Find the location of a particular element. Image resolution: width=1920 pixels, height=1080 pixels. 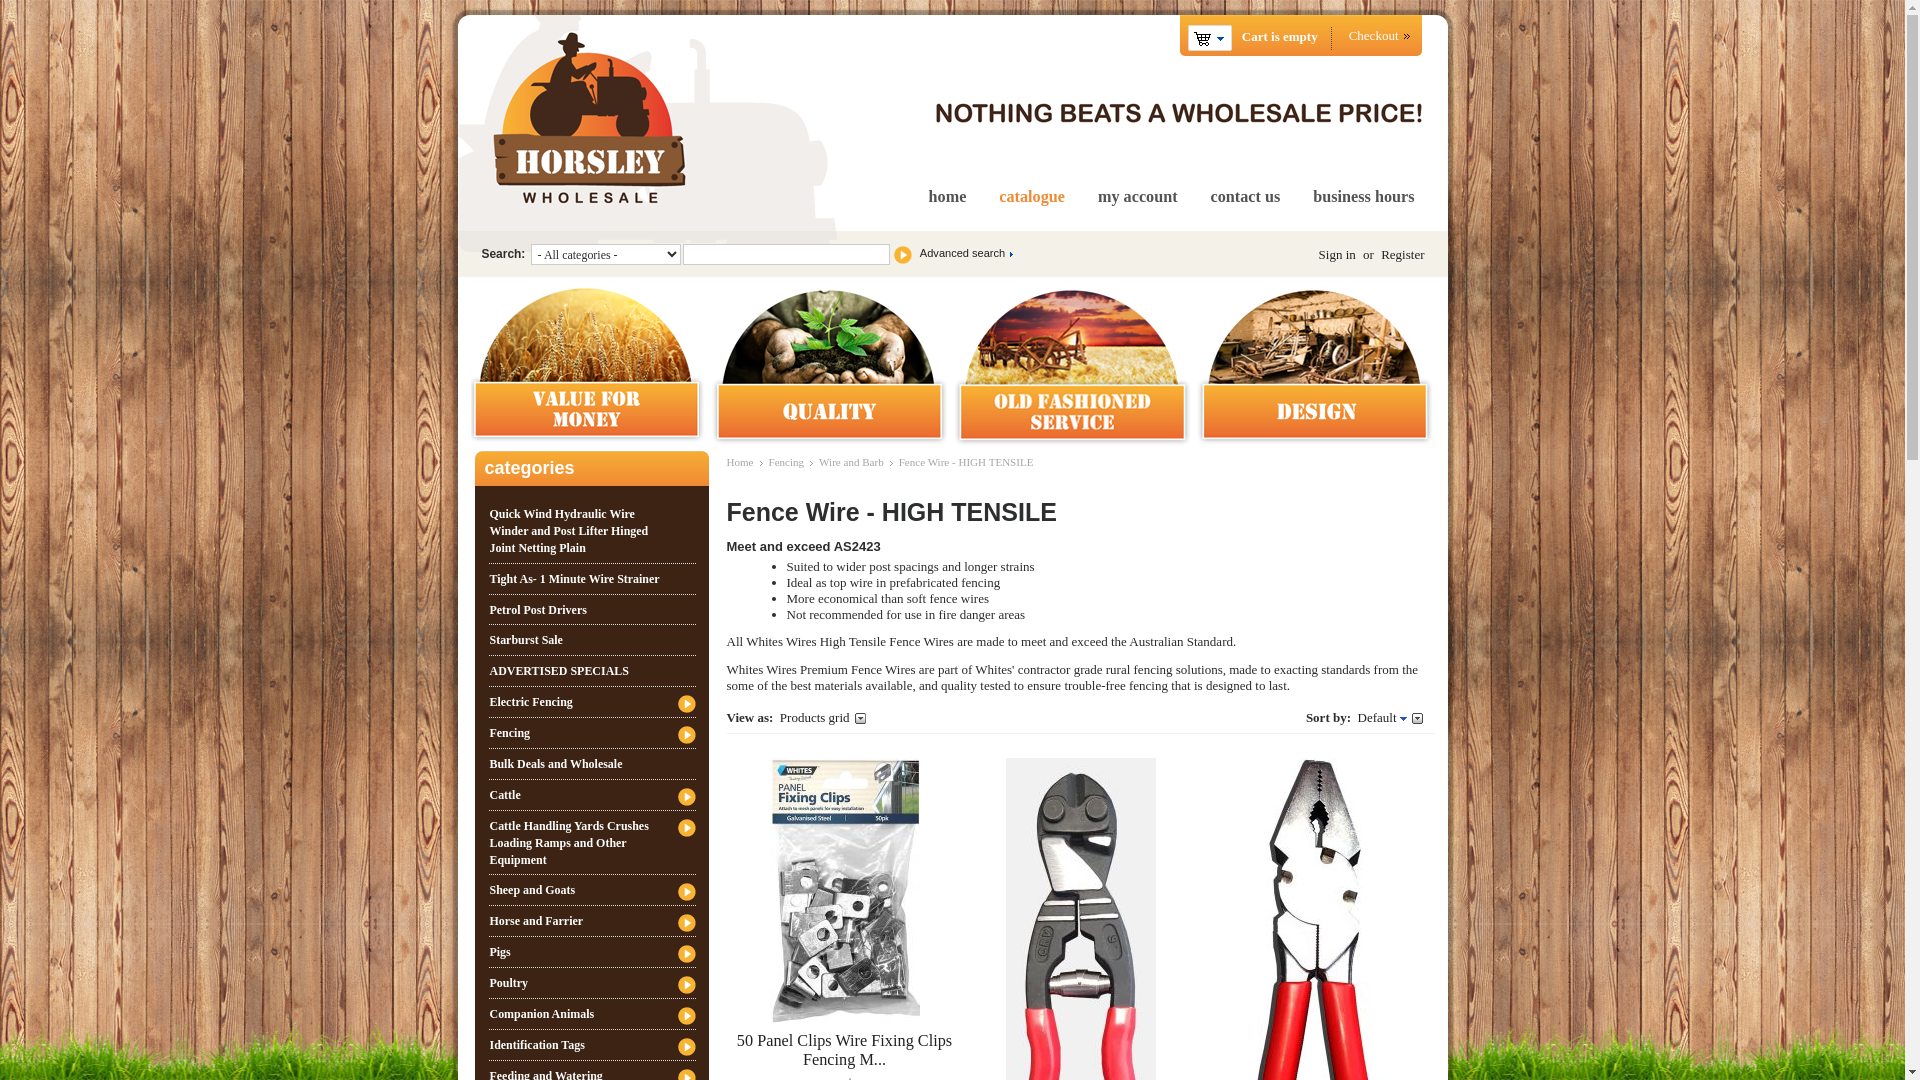

'Checkout' is located at coordinates (1377, 36).